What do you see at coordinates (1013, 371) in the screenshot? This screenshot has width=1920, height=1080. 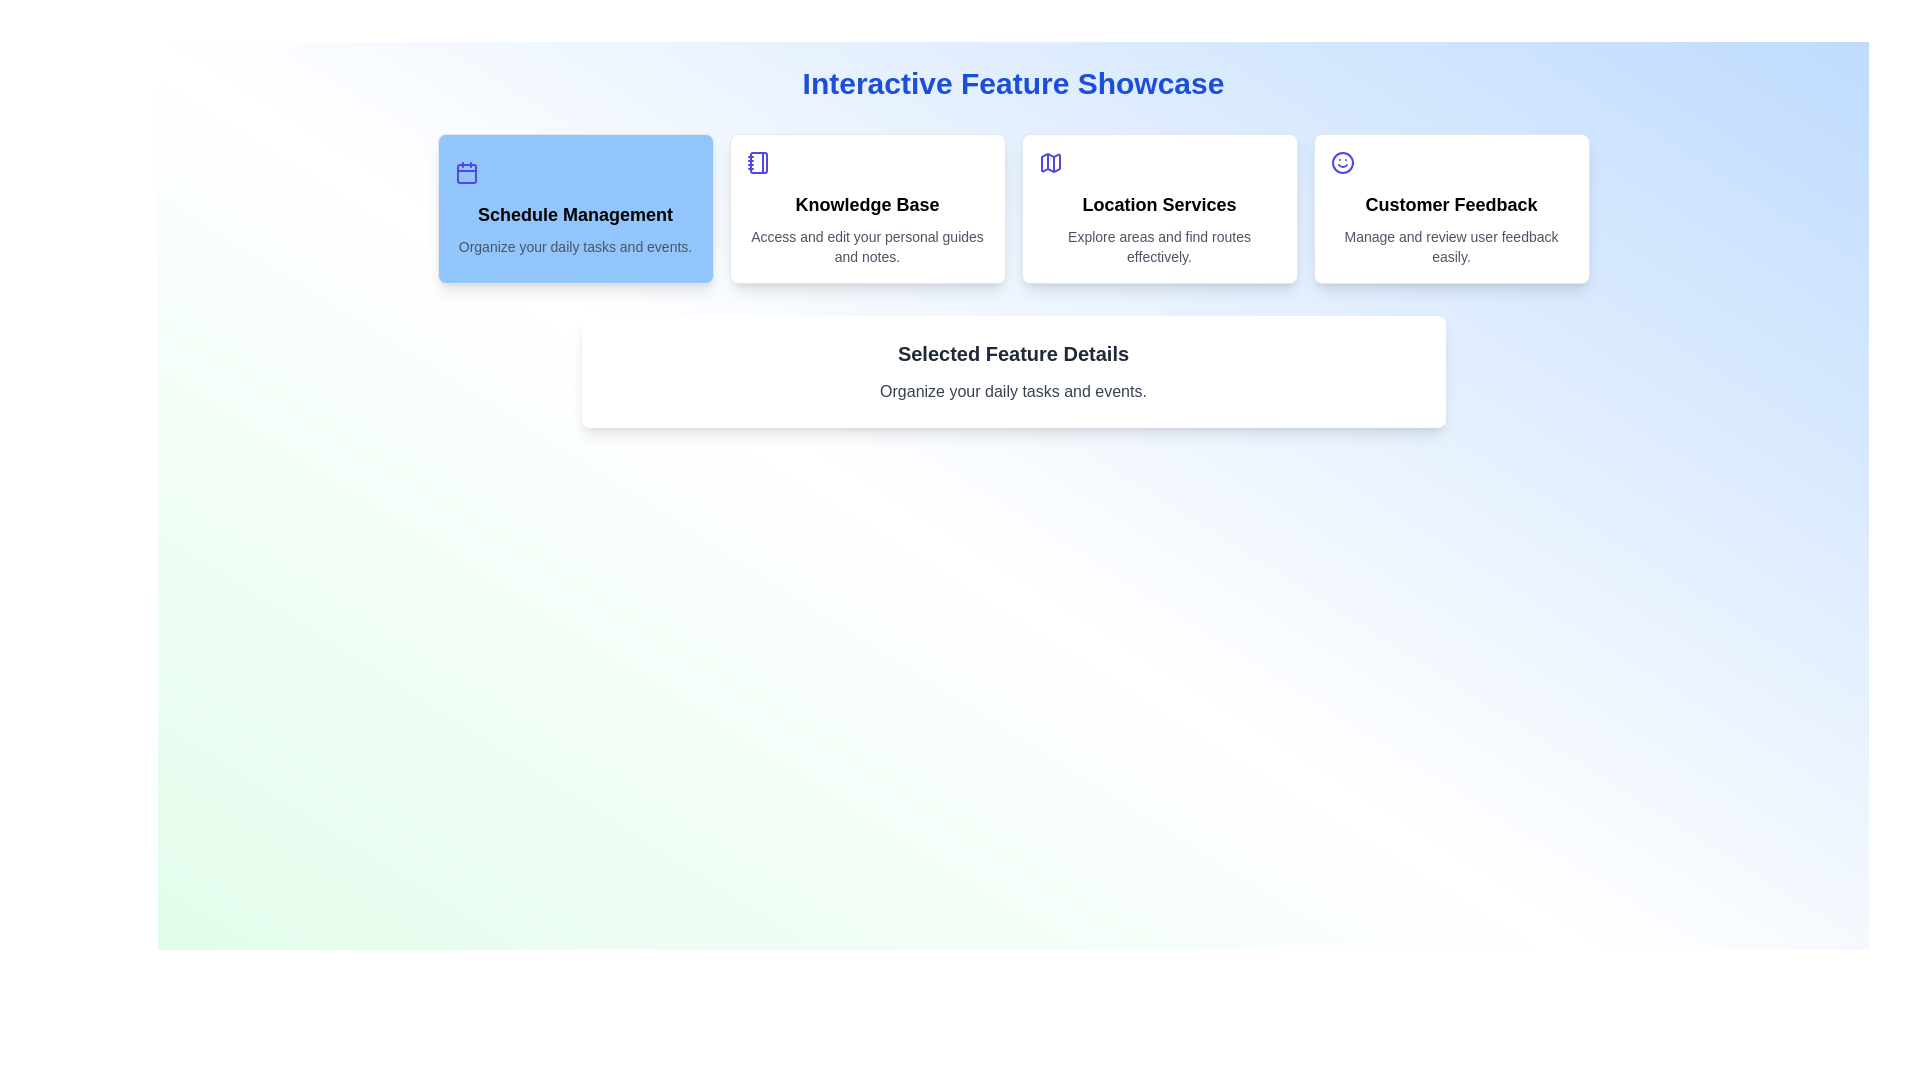 I see `the Information panel that provides detailed descriptions of selected features, located slightly below the top third of the interface` at bounding box center [1013, 371].